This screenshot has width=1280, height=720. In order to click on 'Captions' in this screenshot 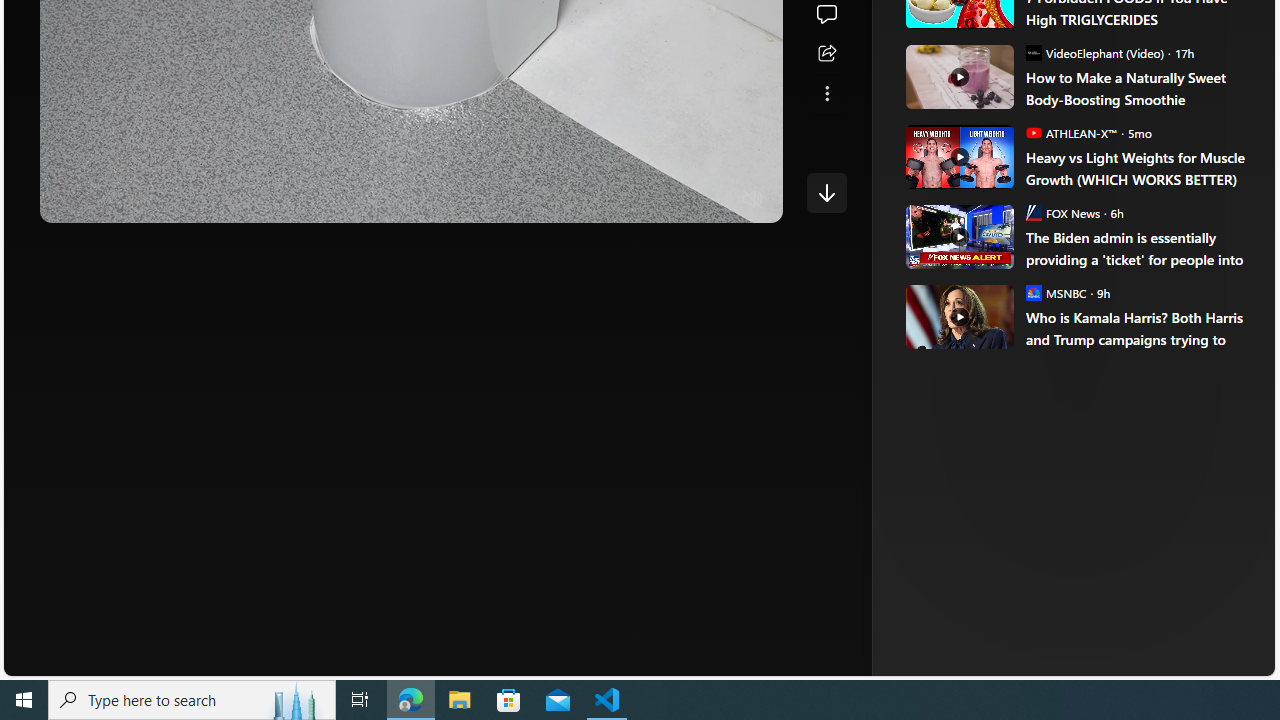, I will do `click(675, 200)`.